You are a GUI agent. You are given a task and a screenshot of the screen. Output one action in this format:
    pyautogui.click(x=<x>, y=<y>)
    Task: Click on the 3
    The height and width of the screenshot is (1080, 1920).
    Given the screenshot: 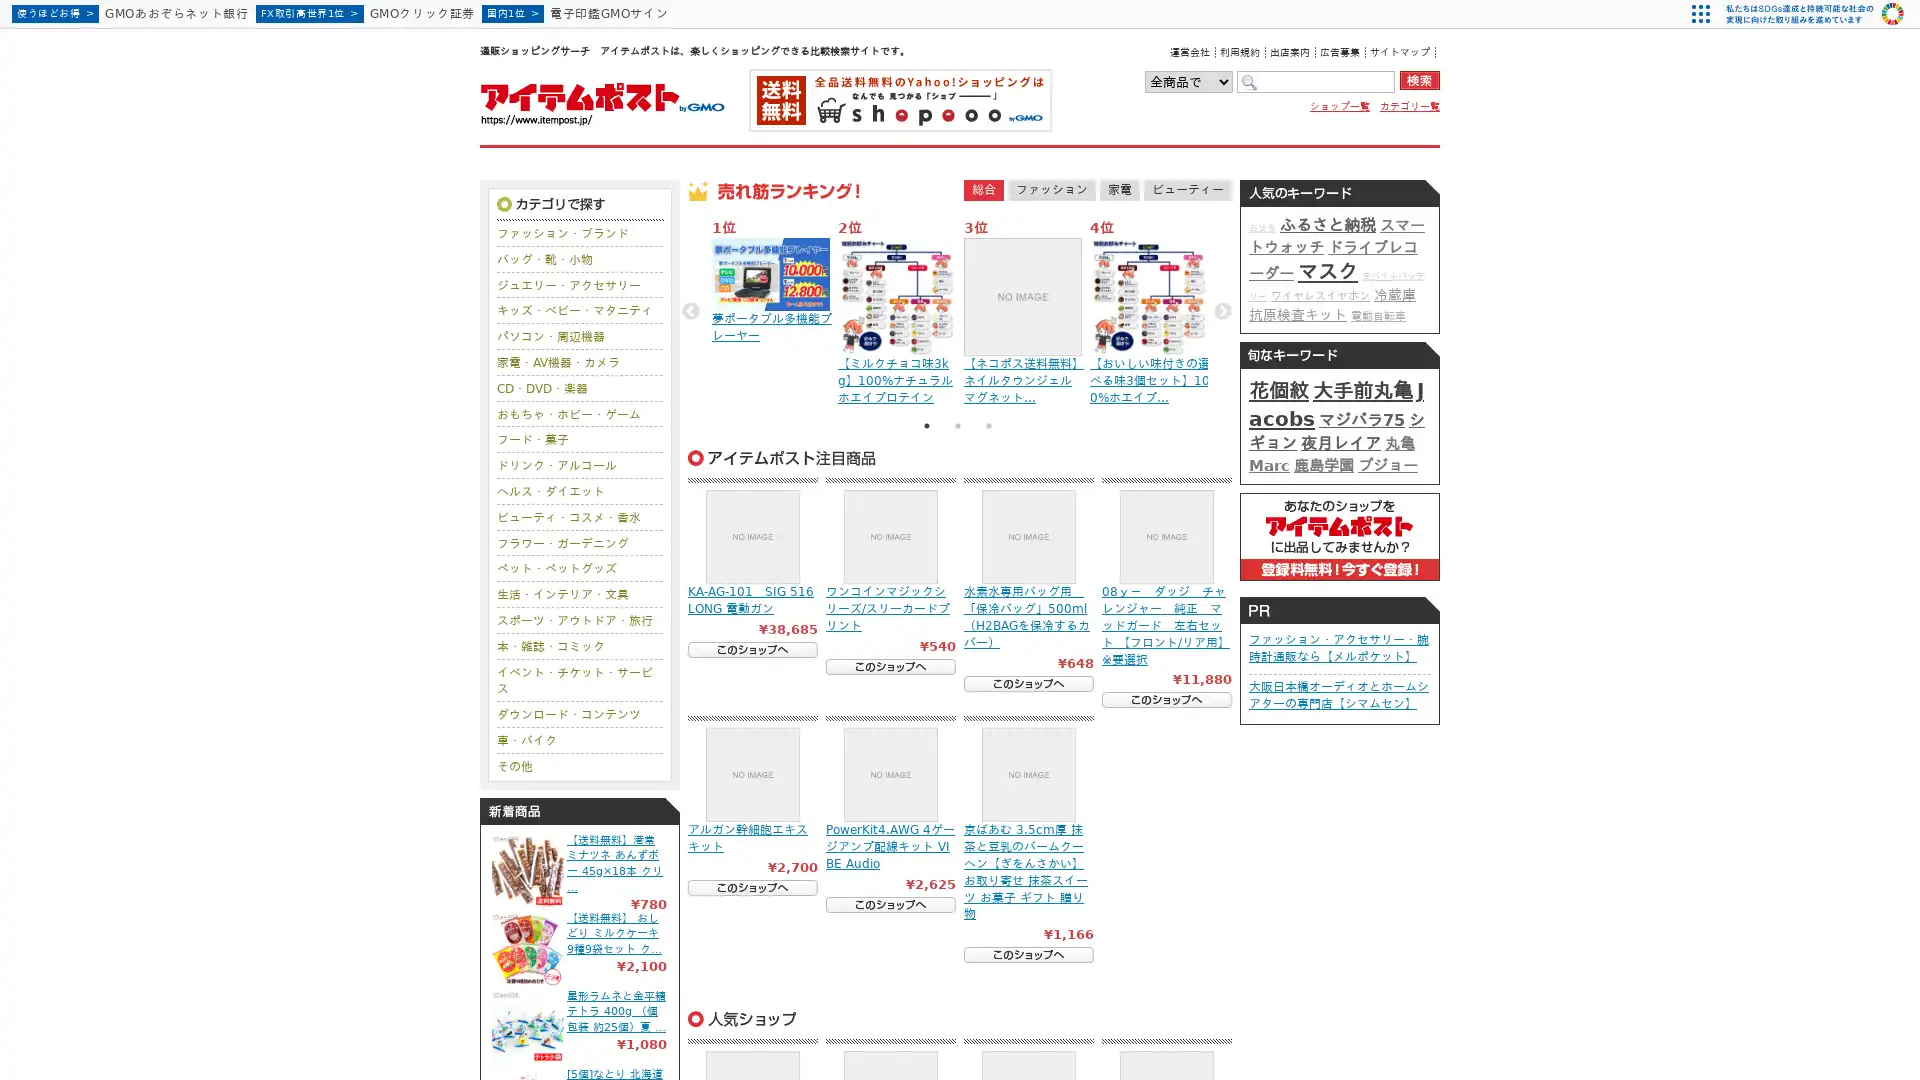 What is the action you would take?
    pyautogui.click(x=988, y=424)
    